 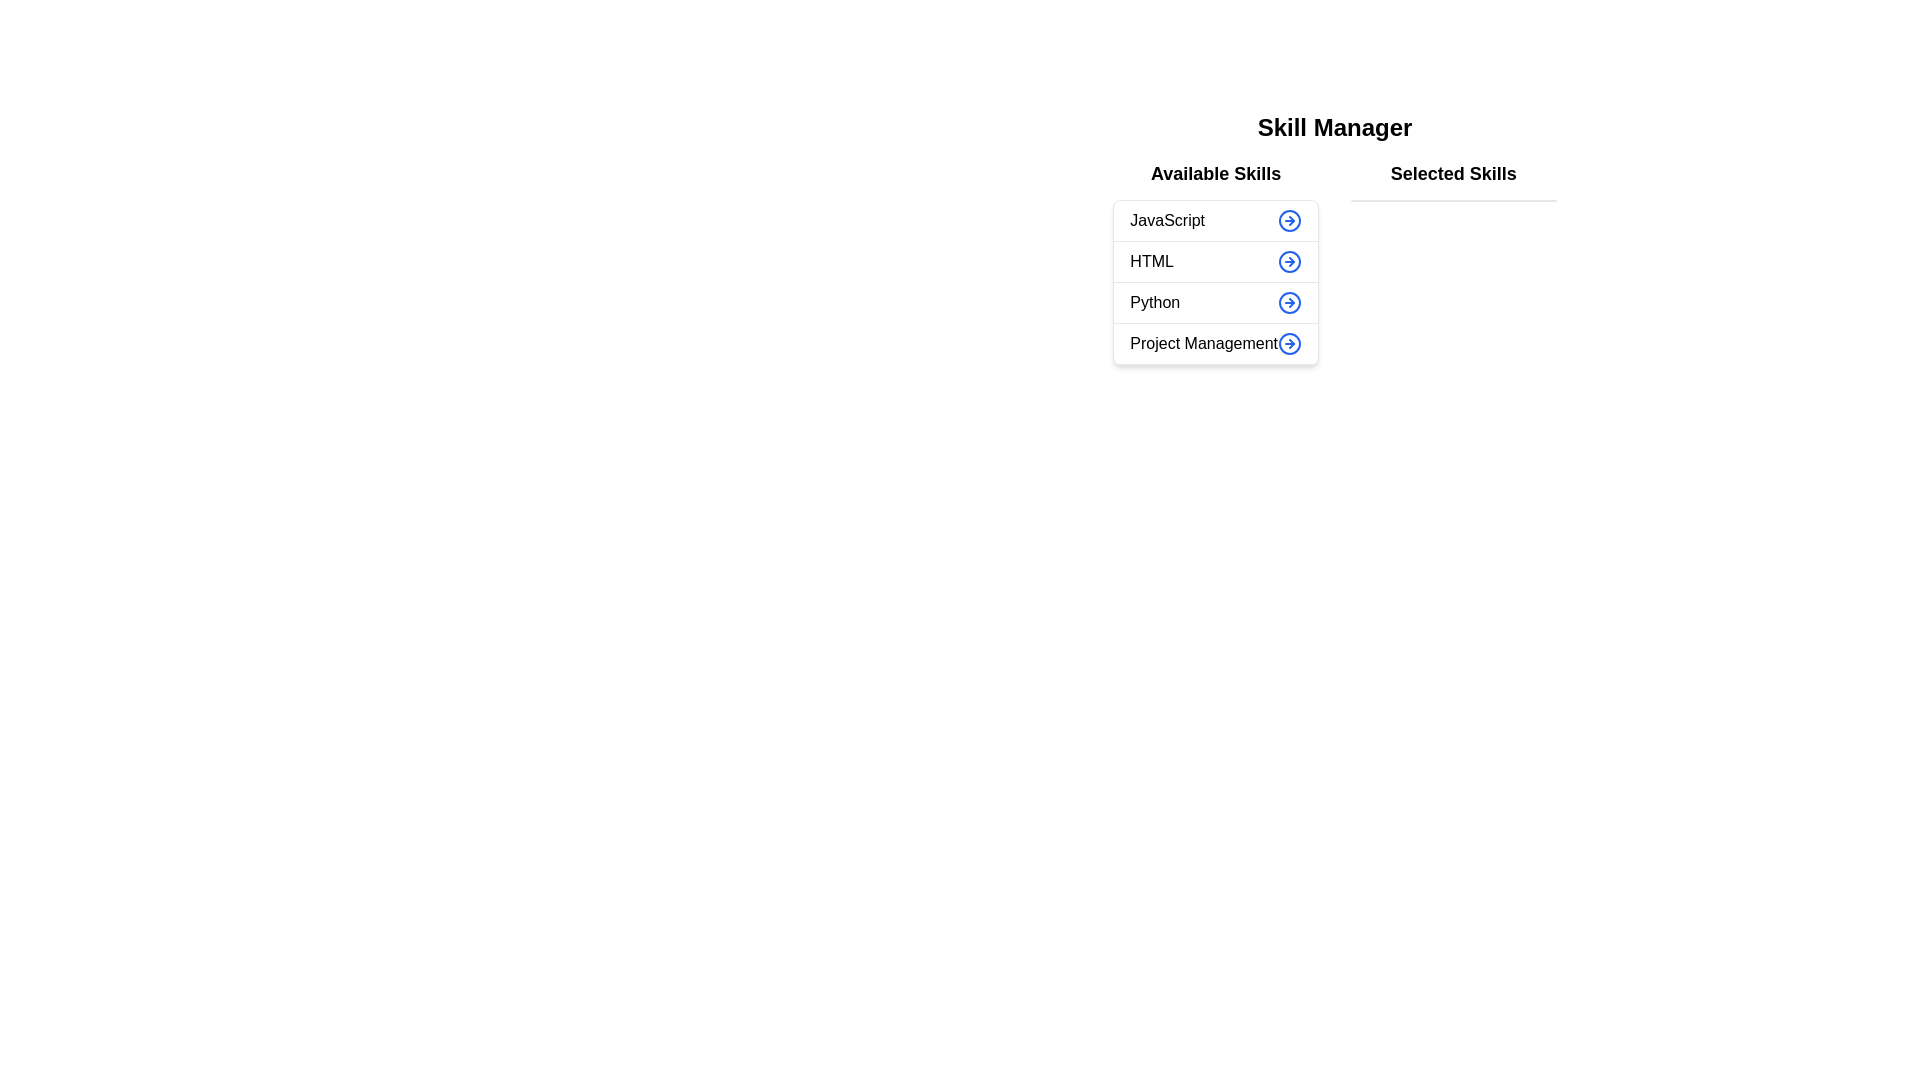 I want to click on the button corresponding to the skill Python, so click(x=1290, y=303).